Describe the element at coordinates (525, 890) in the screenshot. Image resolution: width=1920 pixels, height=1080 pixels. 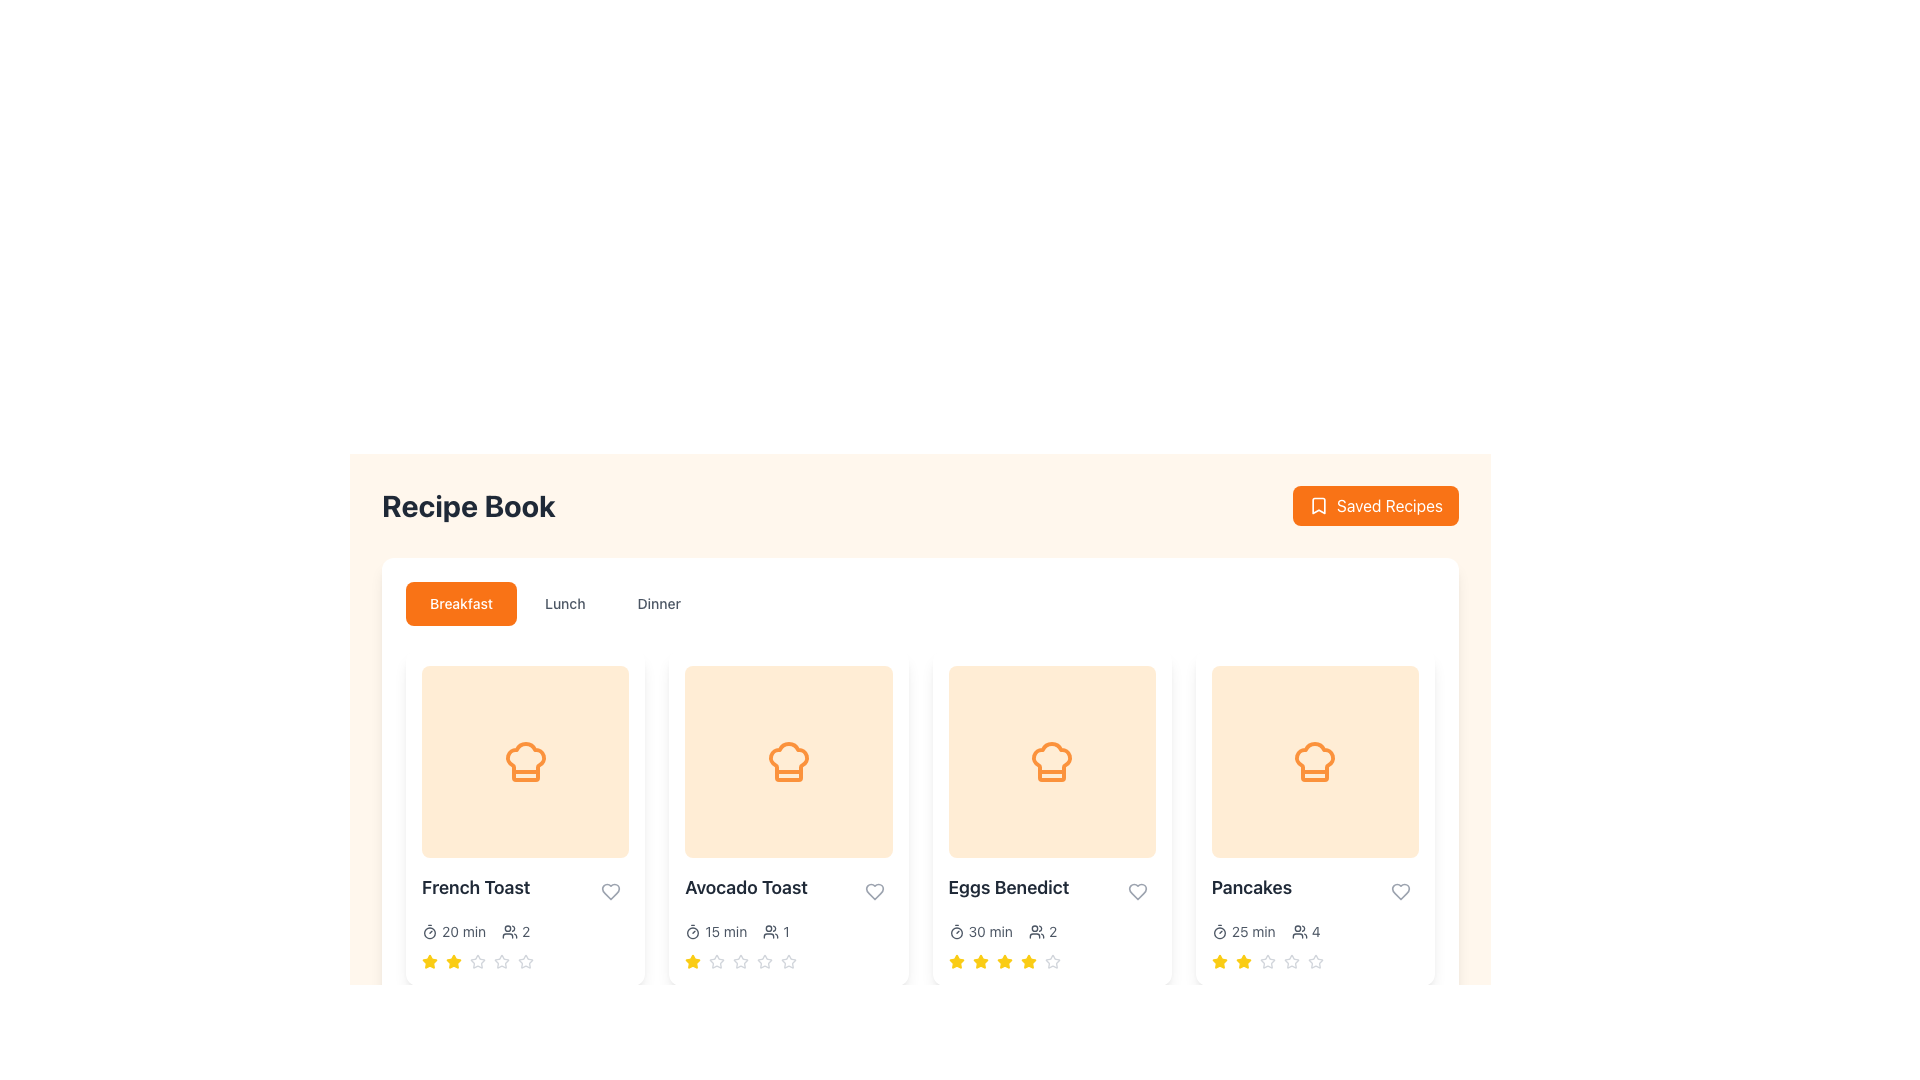
I see `the title of the first recipe card in the 'Breakfast' category, which serves as the recipe name` at that location.